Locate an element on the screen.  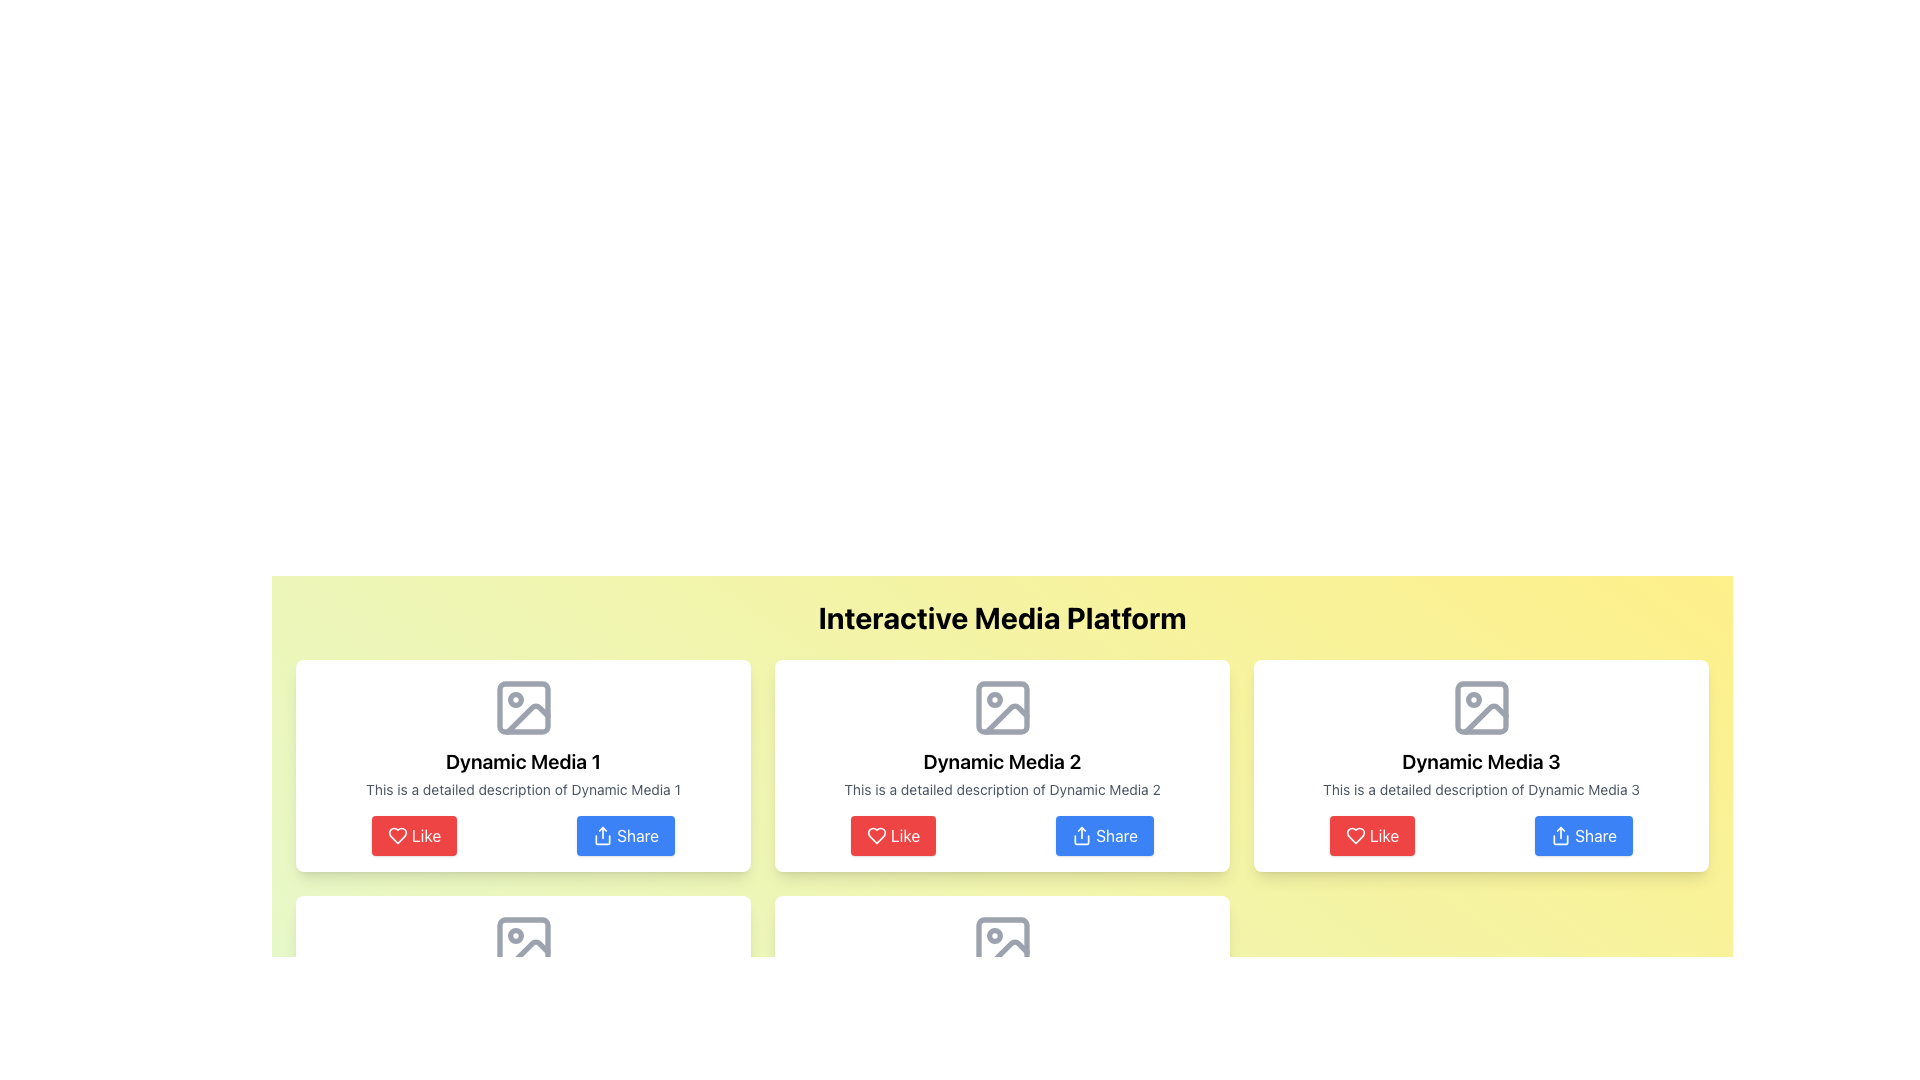
the graphical icon representing an image with a gray outline and a circular detail, located above the text 'Dynamic Media 3' in the third panel of the interface is located at coordinates (1481, 707).